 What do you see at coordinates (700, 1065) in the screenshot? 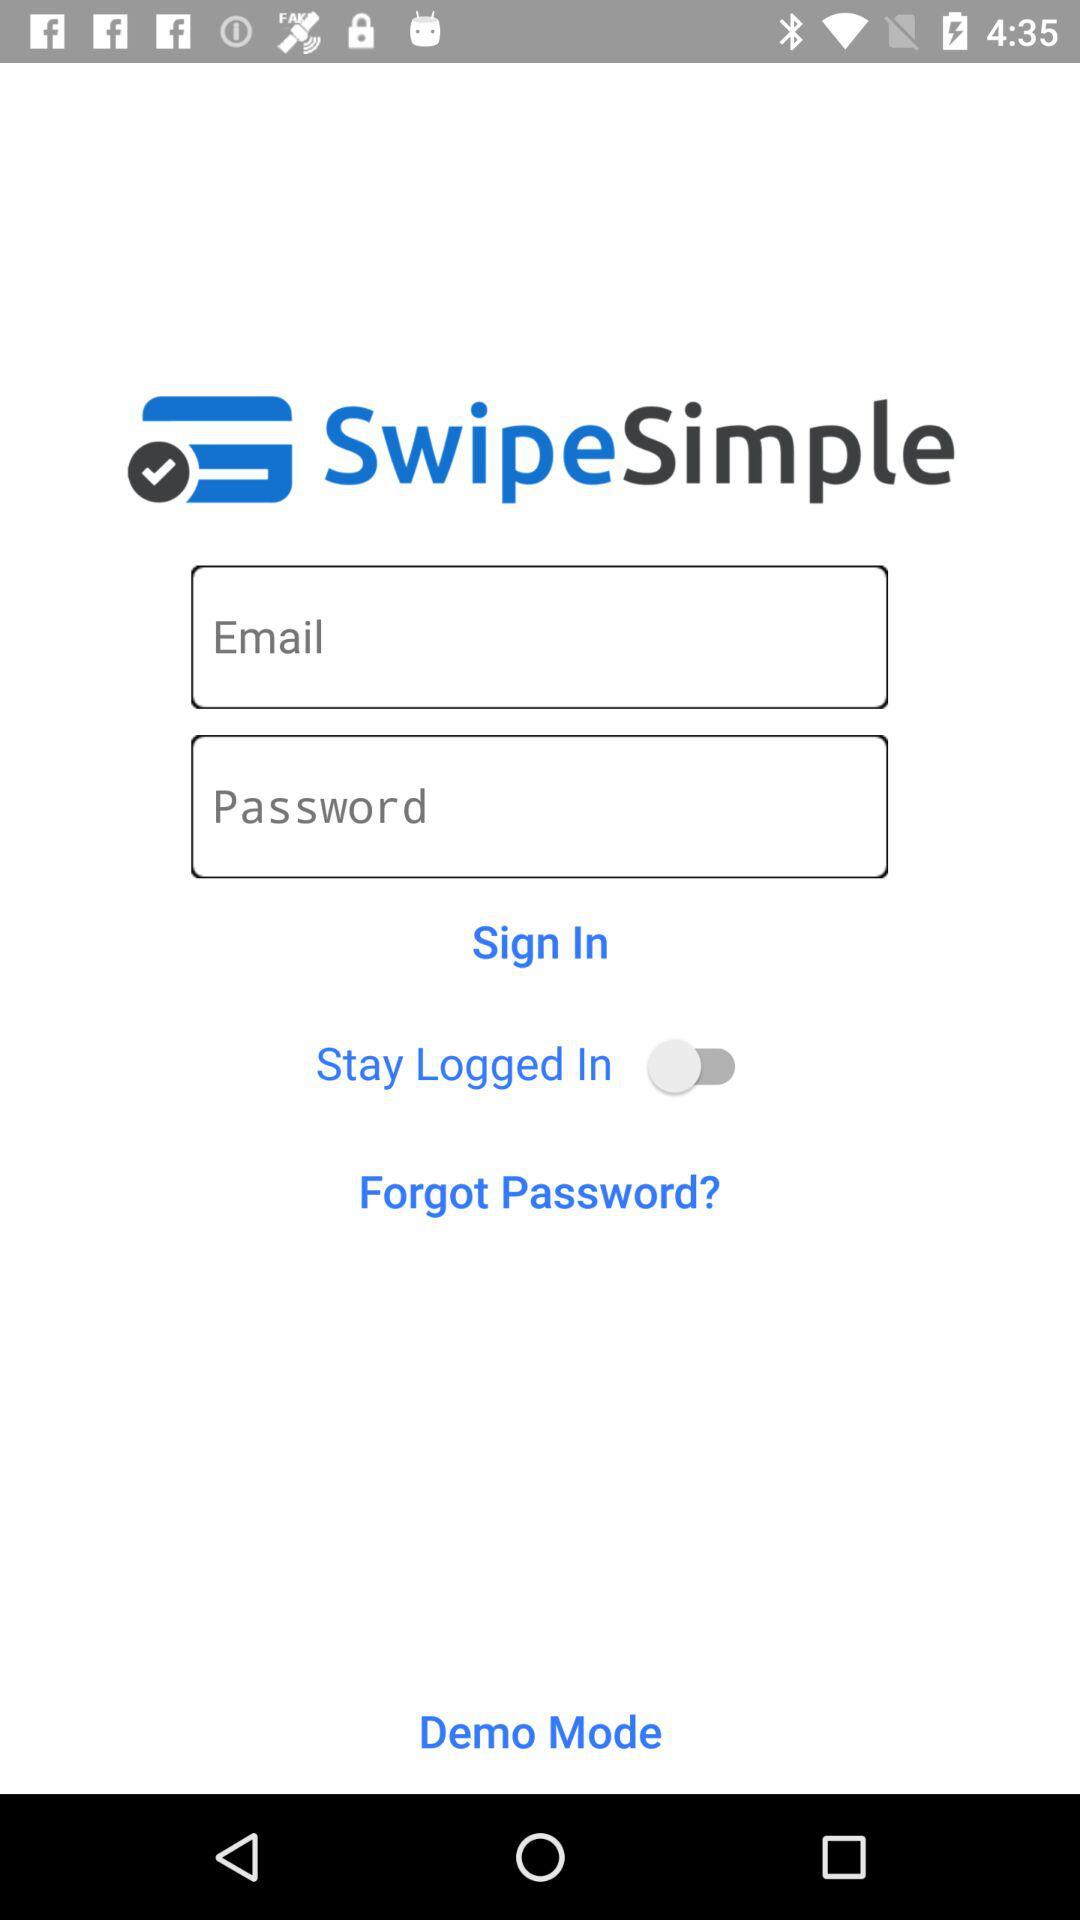
I see `activation button` at bounding box center [700, 1065].